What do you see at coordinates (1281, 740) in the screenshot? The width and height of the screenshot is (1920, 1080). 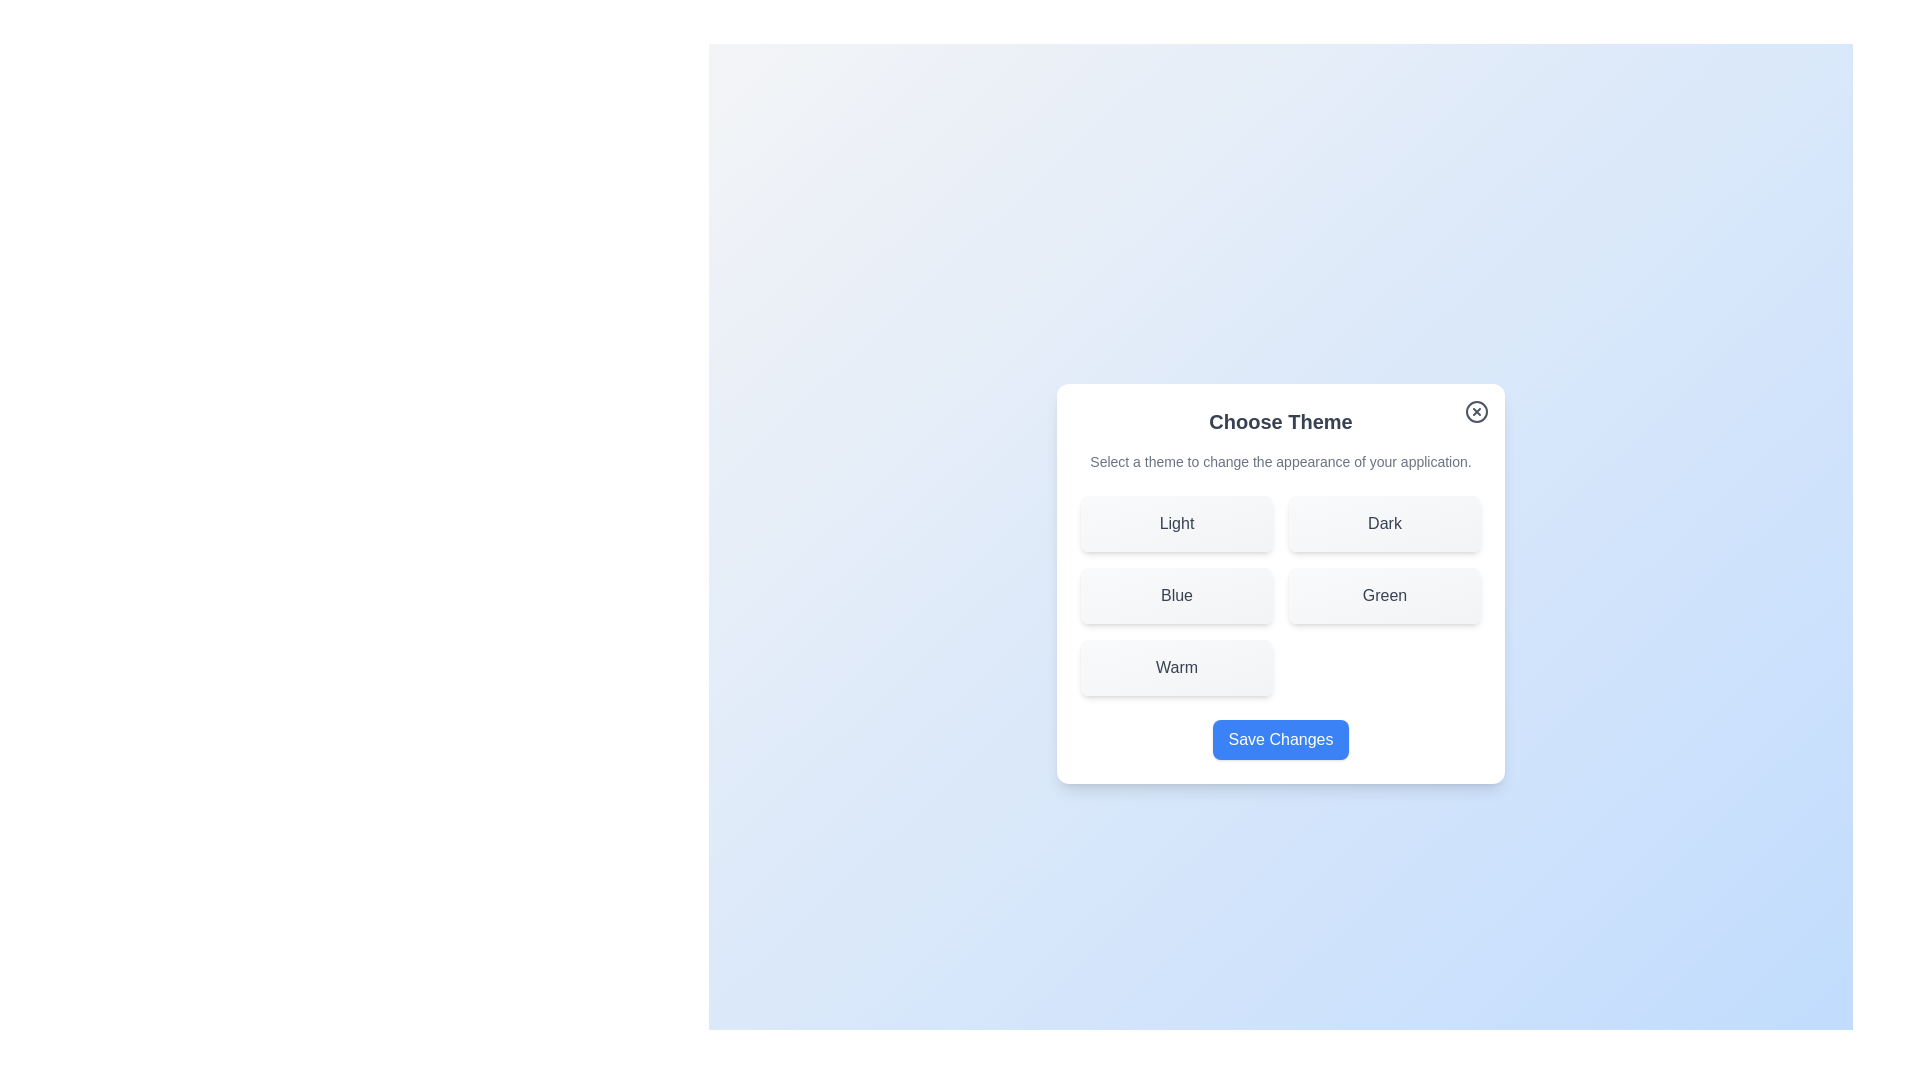 I see `the 'Save Changes' button to confirm the theme selection` at bounding box center [1281, 740].